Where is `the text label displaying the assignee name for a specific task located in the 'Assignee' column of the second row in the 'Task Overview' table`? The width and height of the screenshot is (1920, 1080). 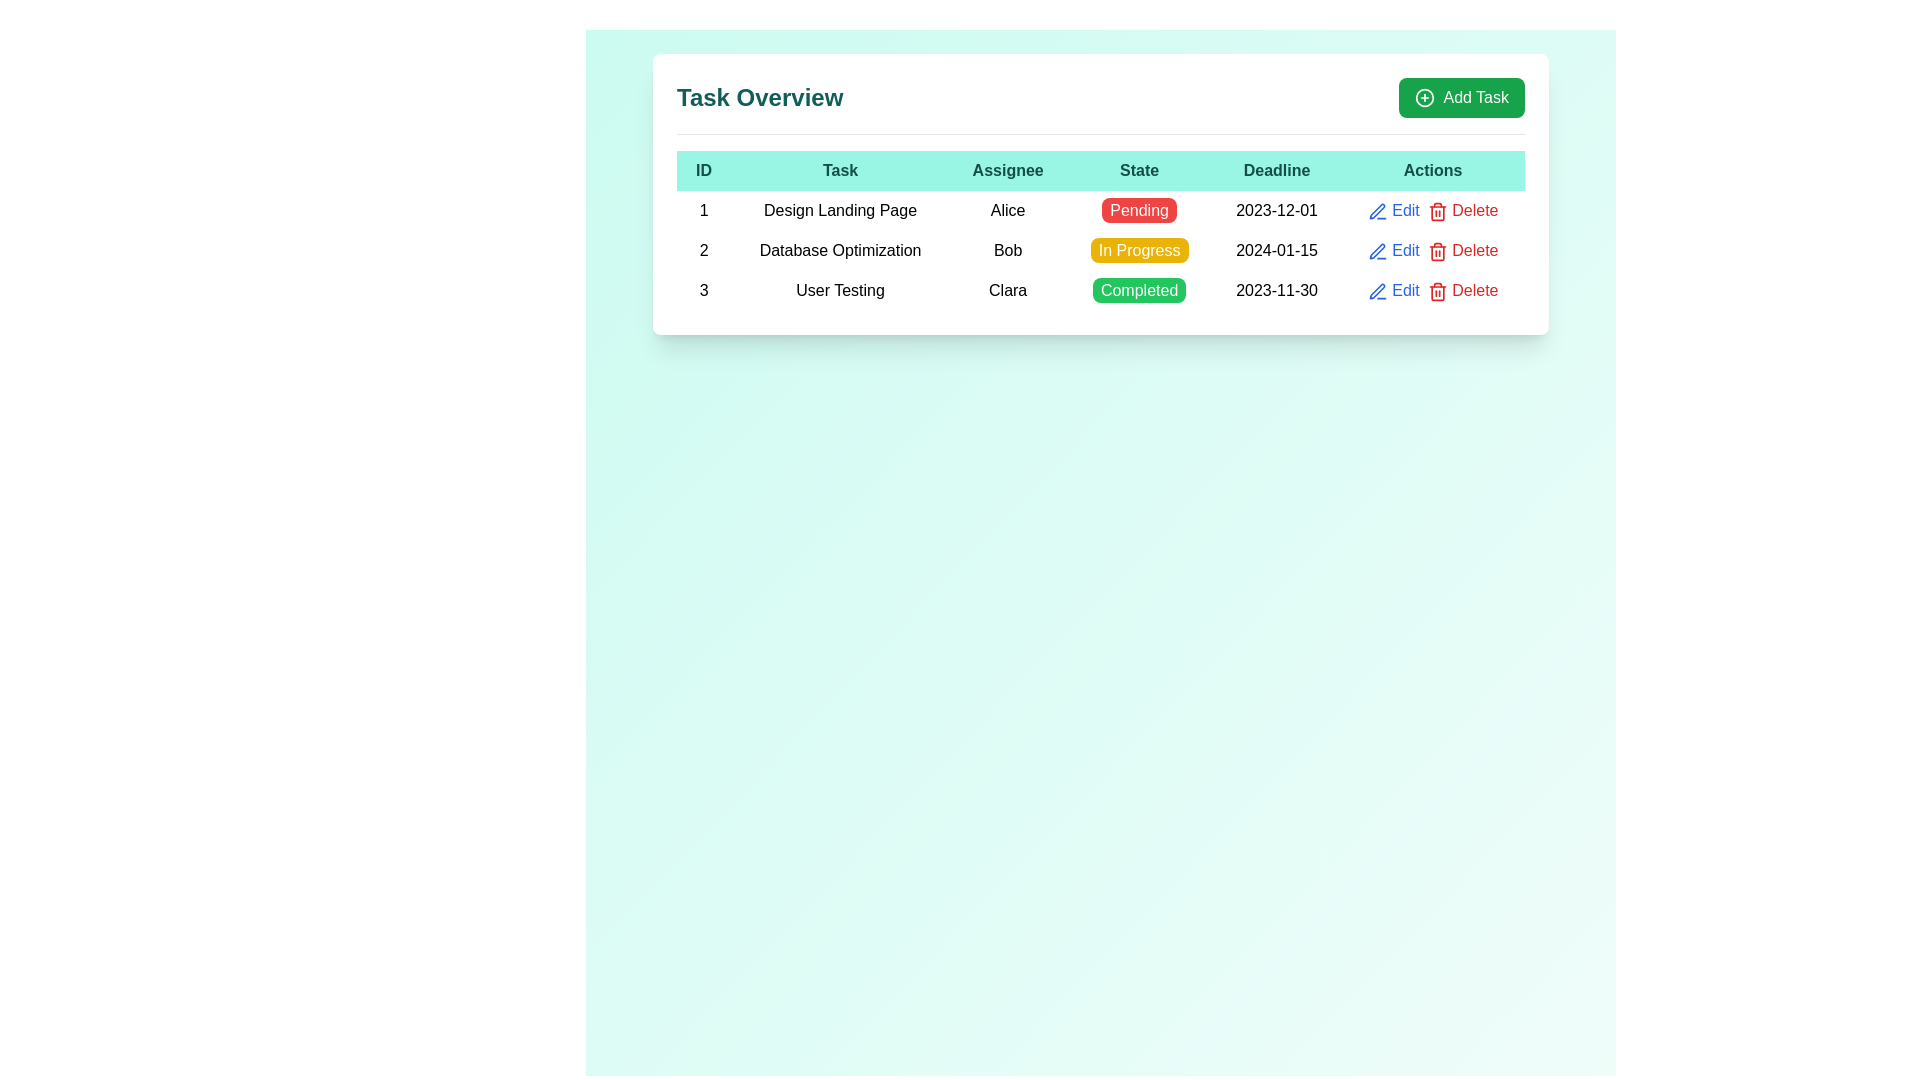 the text label displaying the assignee name for a specific task located in the 'Assignee' column of the second row in the 'Task Overview' table is located at coordinates (1008, 249).